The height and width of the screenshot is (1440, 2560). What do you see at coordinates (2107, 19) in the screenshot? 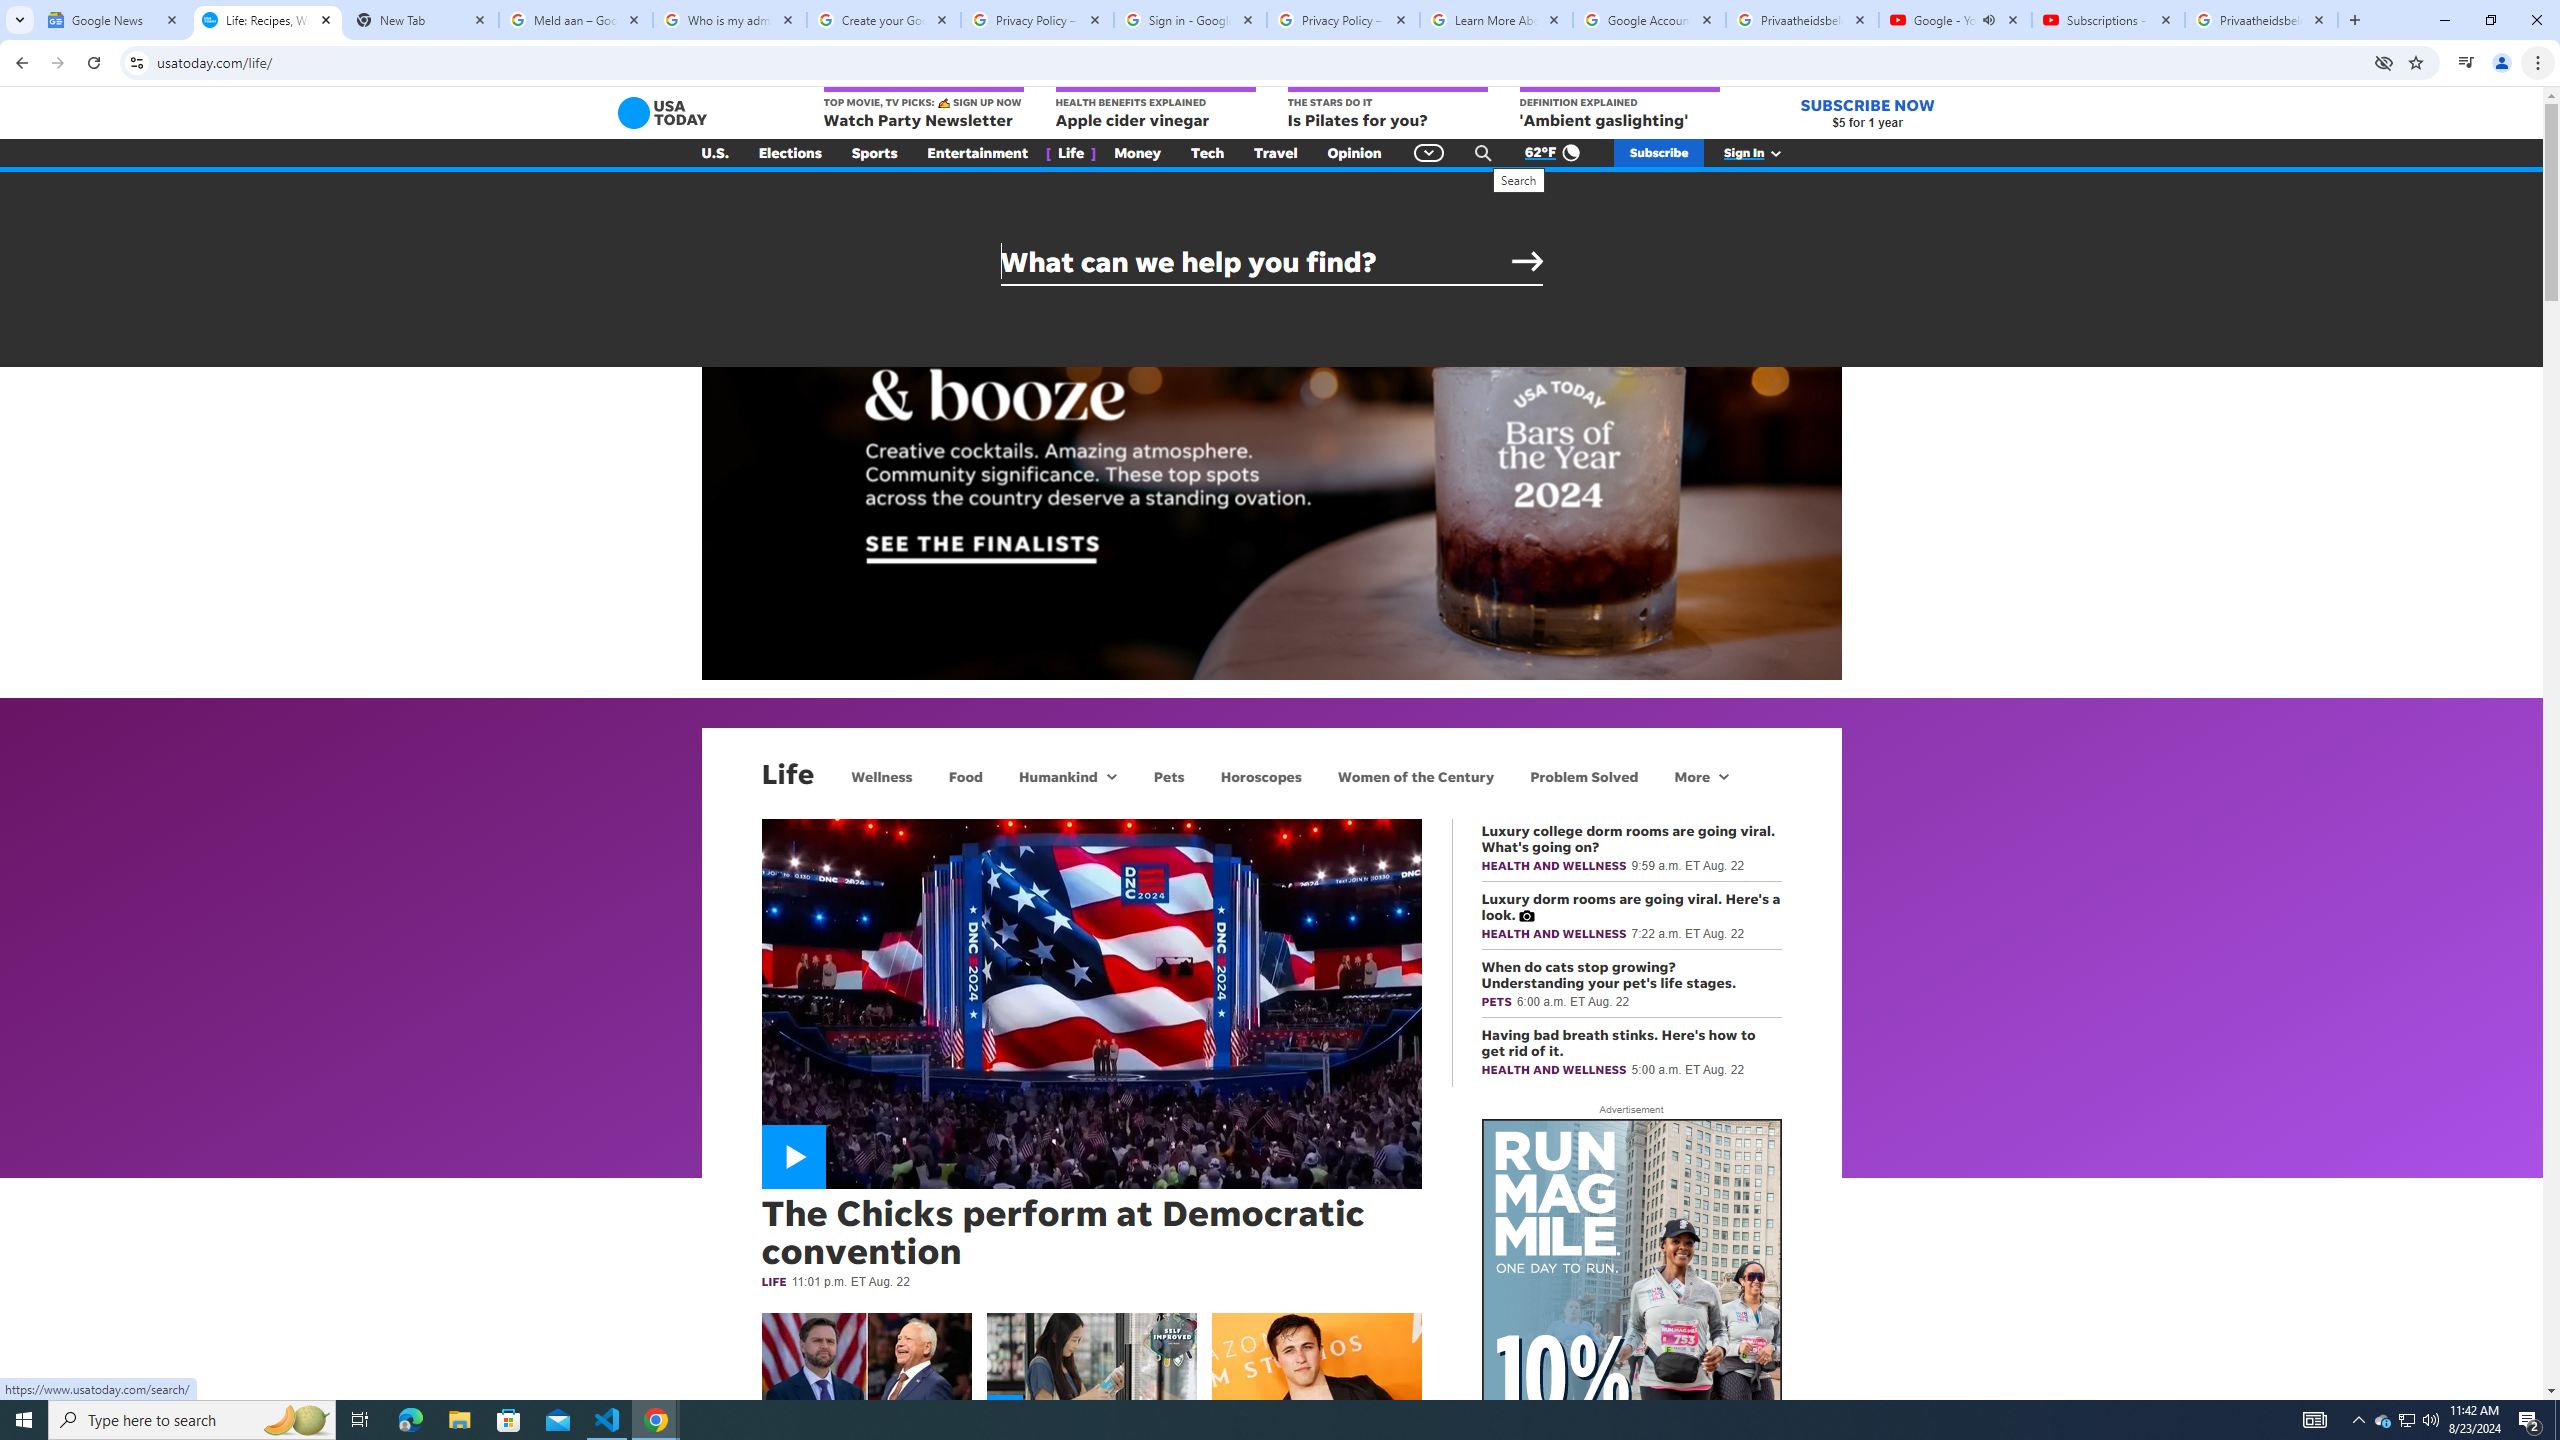
I see `'Subscriptions - YouTube'` at bounding box center [2107, 19].